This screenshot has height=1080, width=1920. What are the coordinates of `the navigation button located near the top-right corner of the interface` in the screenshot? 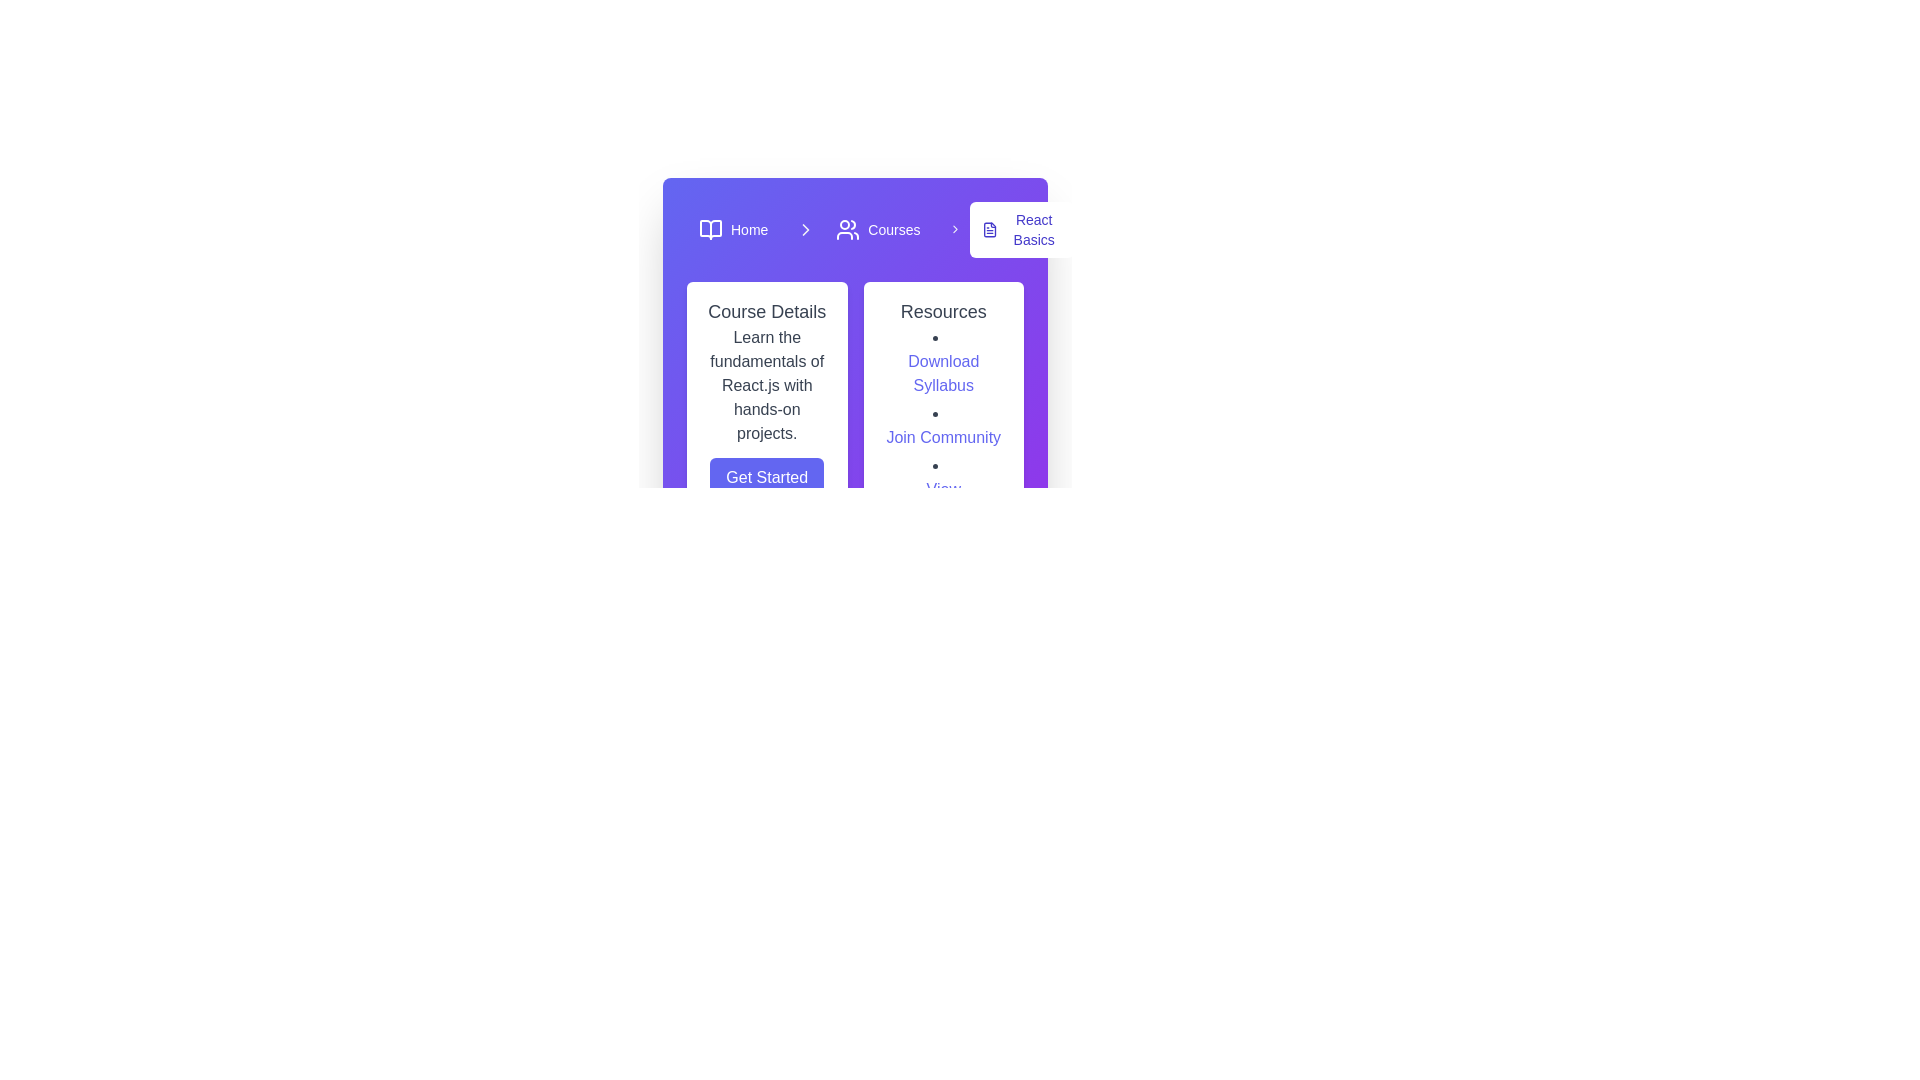 It's located at (806, 229).